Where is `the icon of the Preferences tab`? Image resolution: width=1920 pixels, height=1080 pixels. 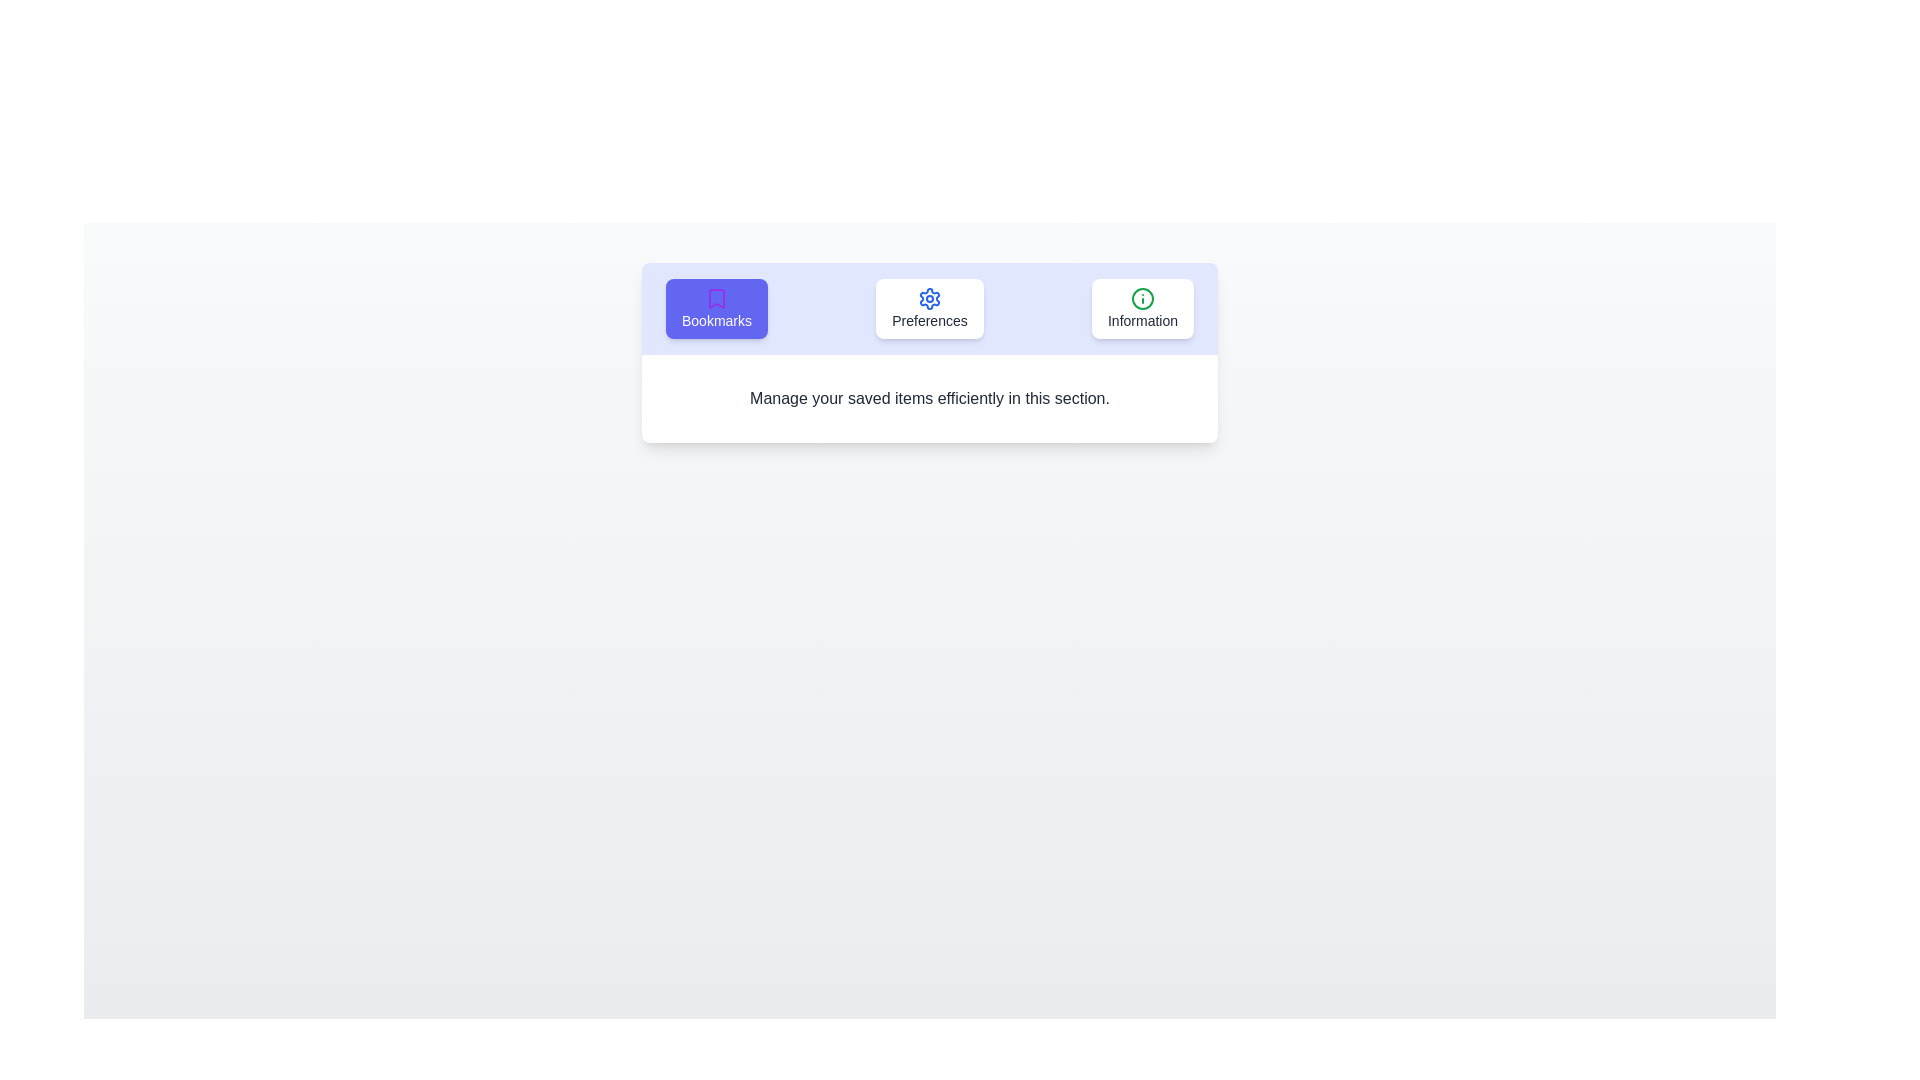 the icon of the Preferences tab is located at coordinates (929, 299).